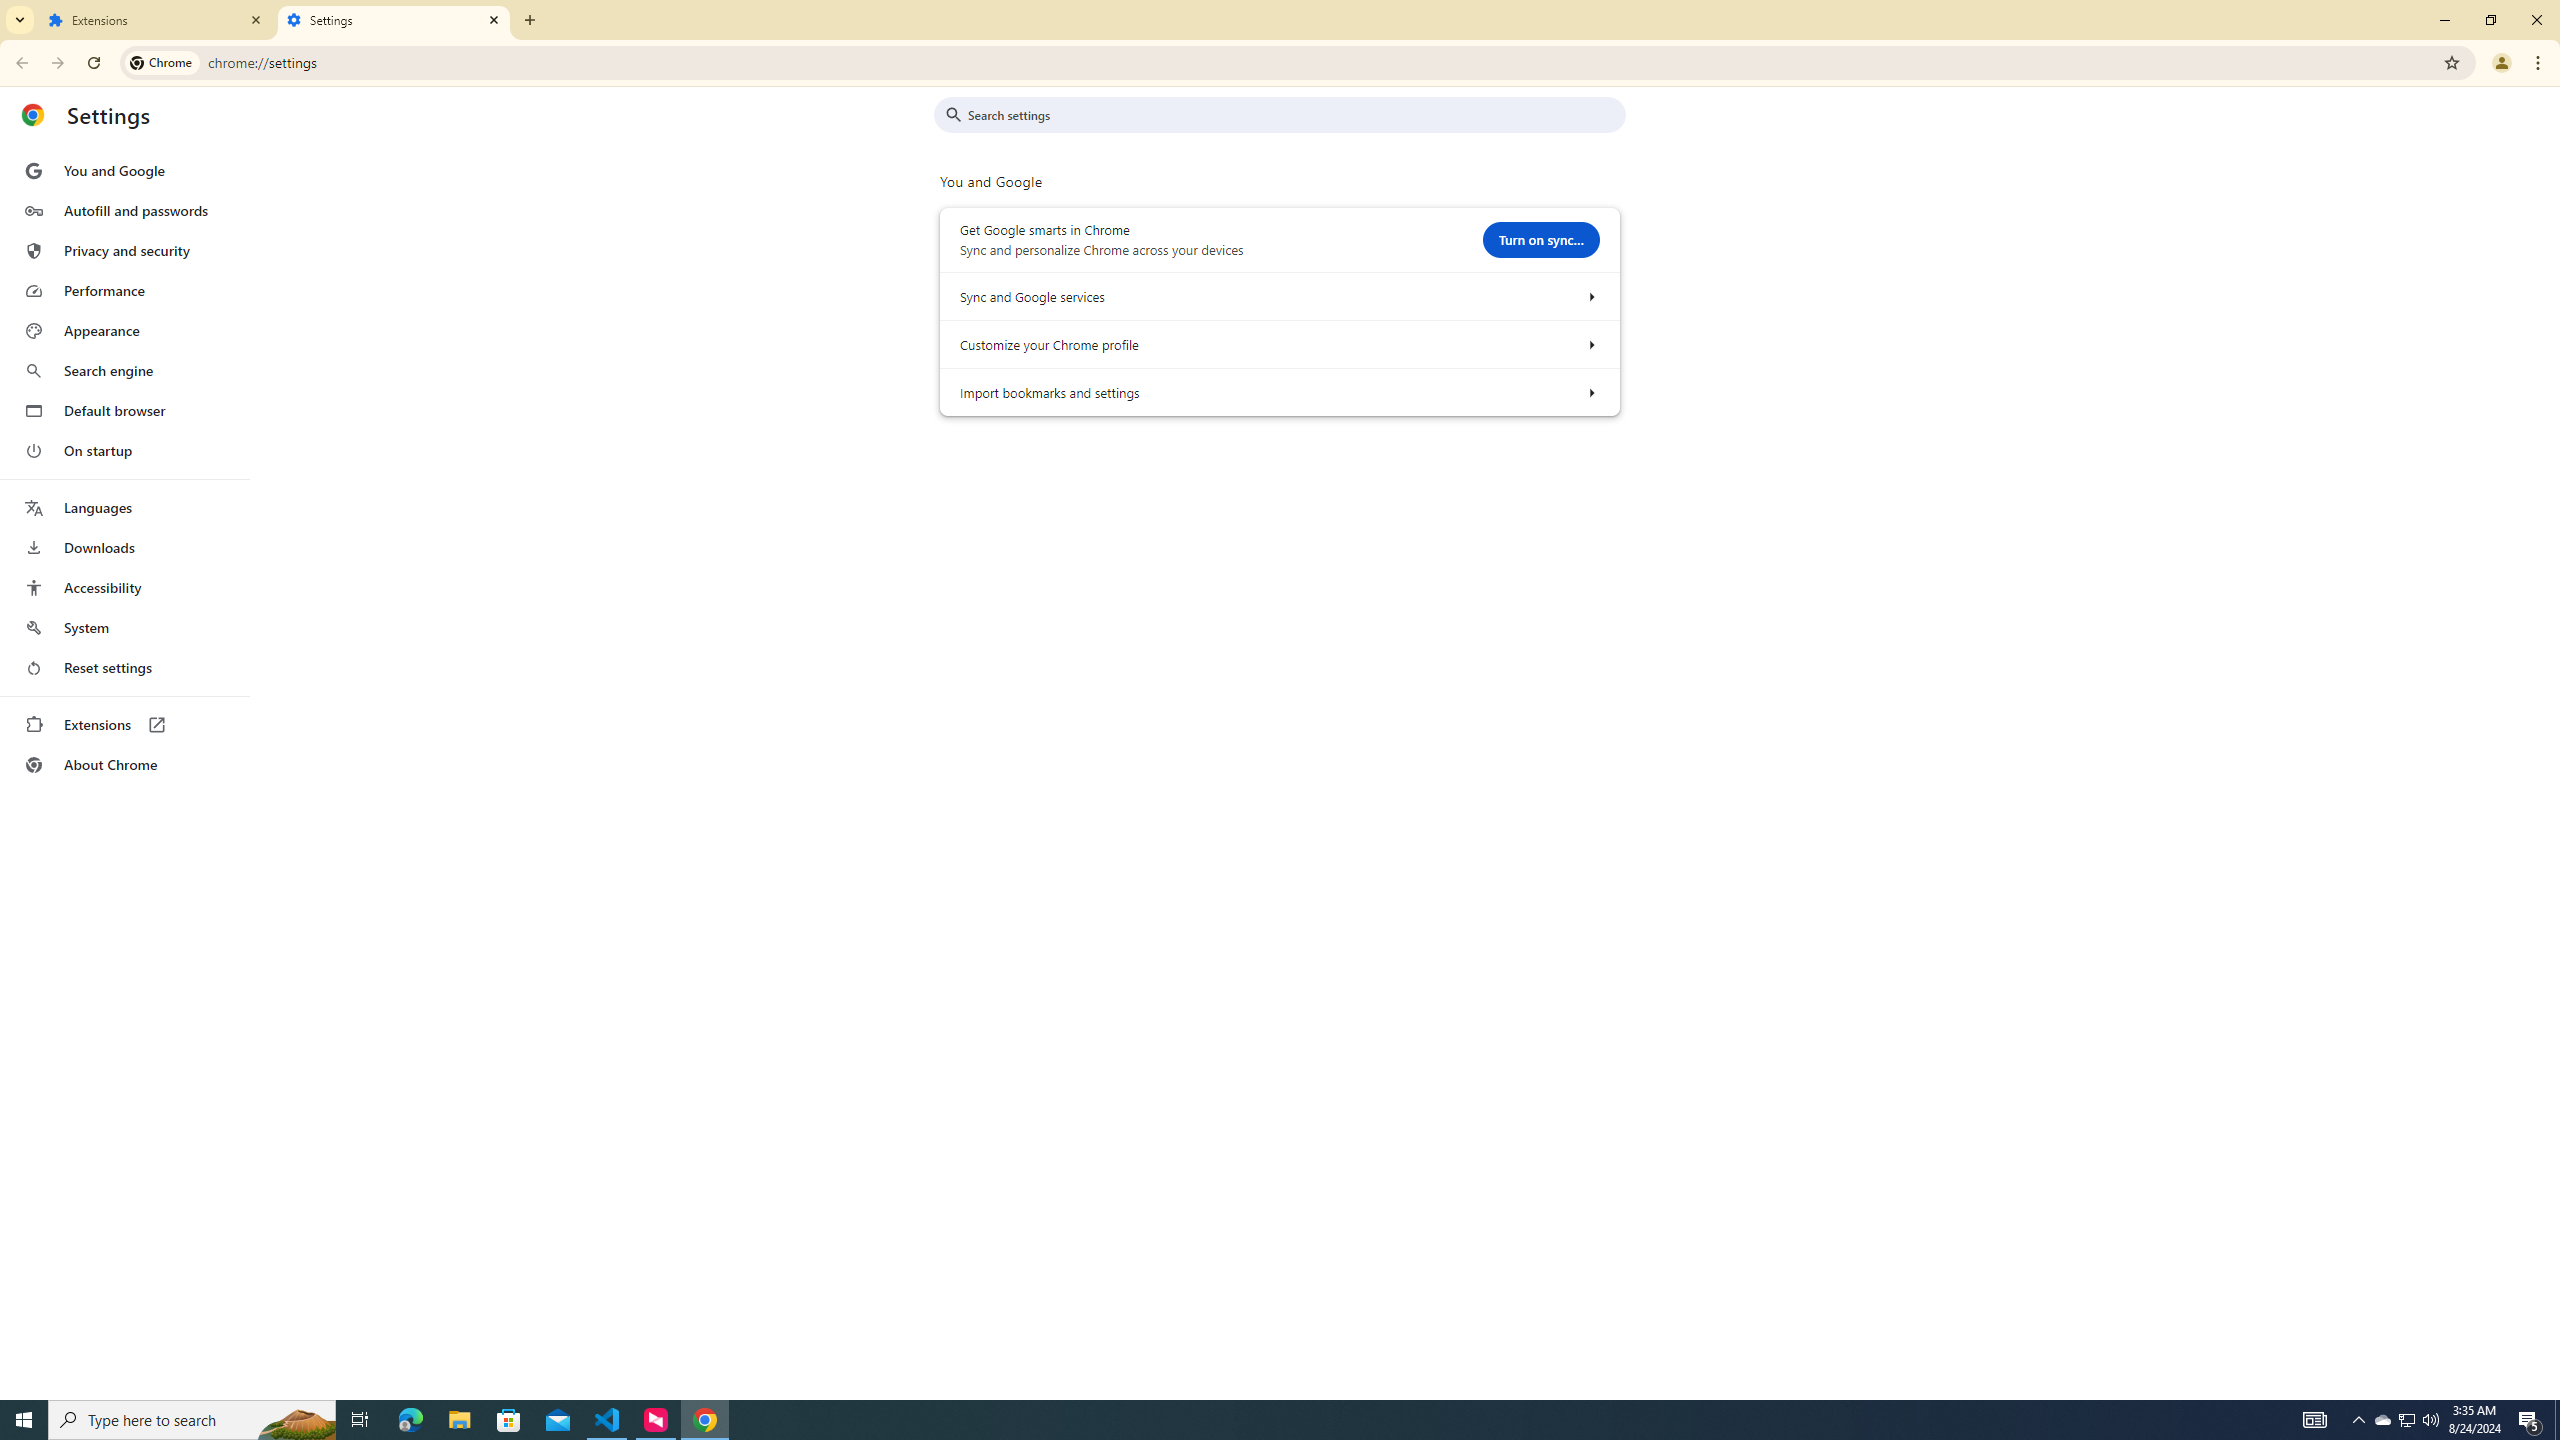  Describe the element at coordinates (123, 210) in the screenshot. I see `'Autofill and passwords'` at that location.